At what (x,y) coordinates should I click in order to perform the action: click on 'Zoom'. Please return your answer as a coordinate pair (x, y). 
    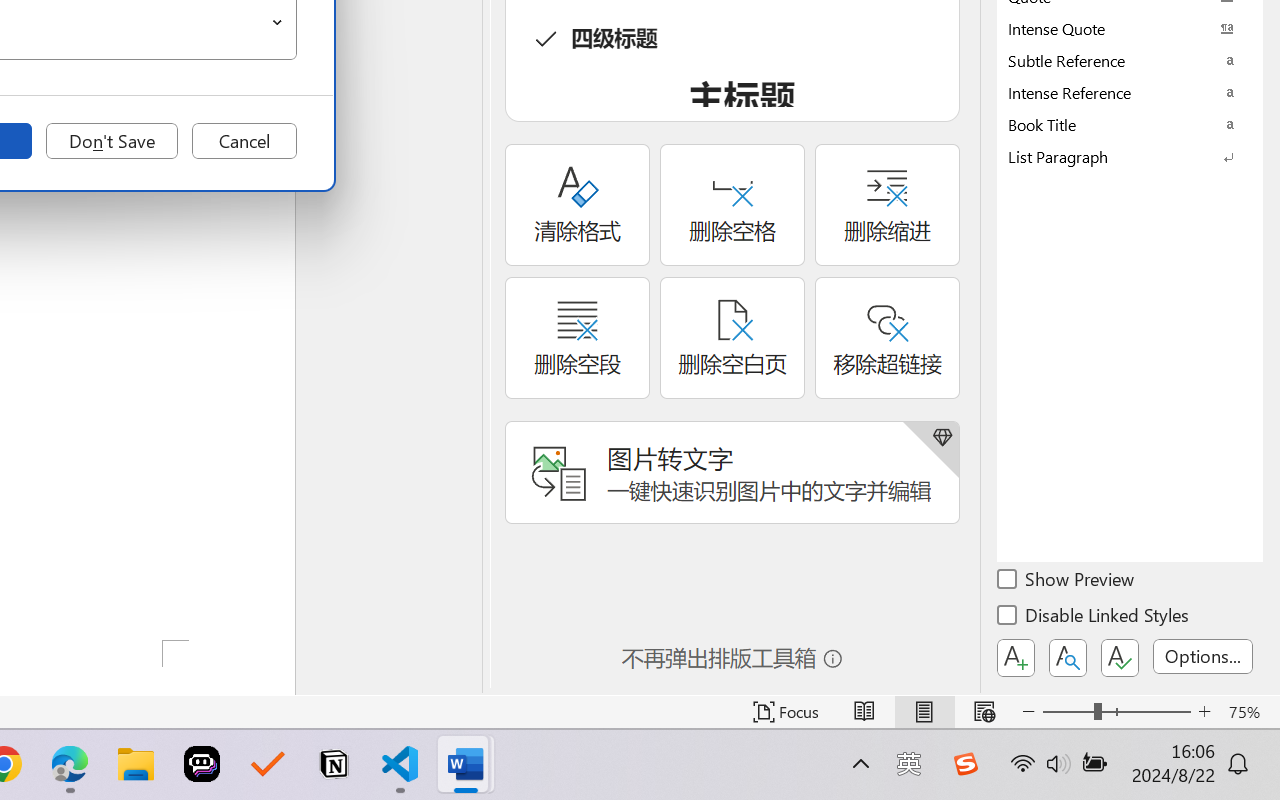
    Looking at the image, I should click on (1115, 711).